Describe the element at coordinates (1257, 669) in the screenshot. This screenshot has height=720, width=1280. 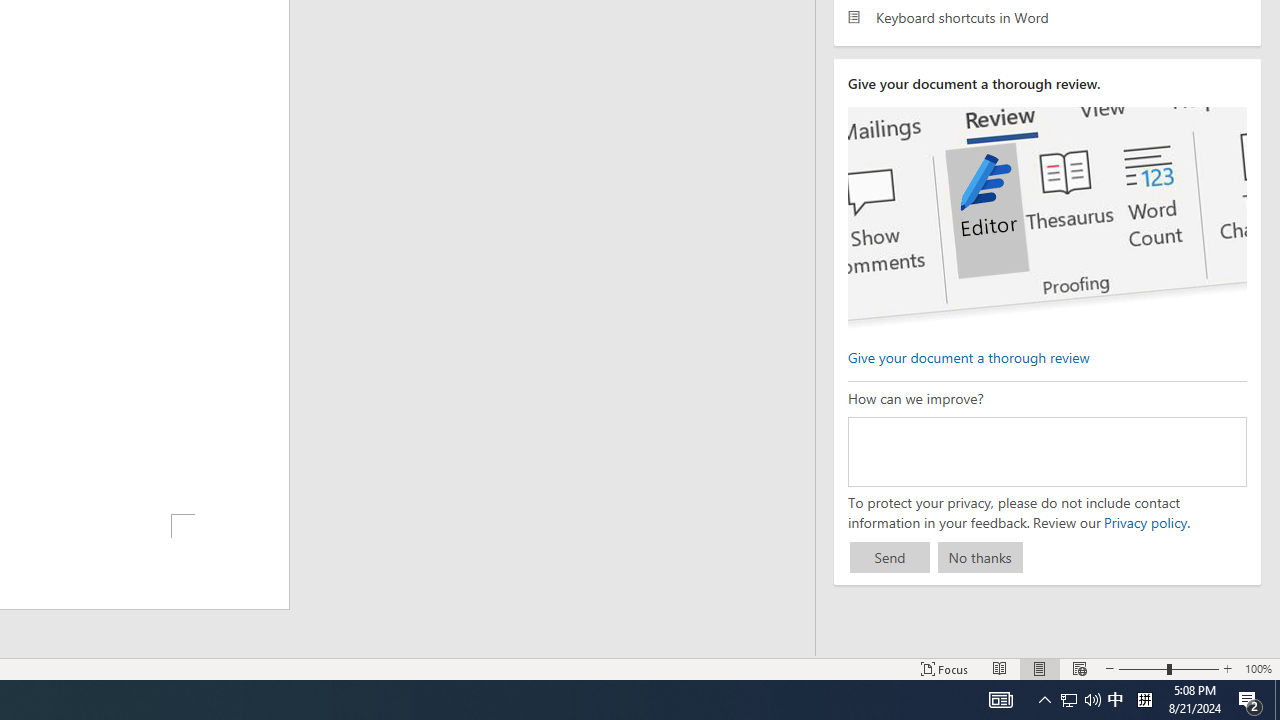
I see `'Zoom 100%'` at that location.